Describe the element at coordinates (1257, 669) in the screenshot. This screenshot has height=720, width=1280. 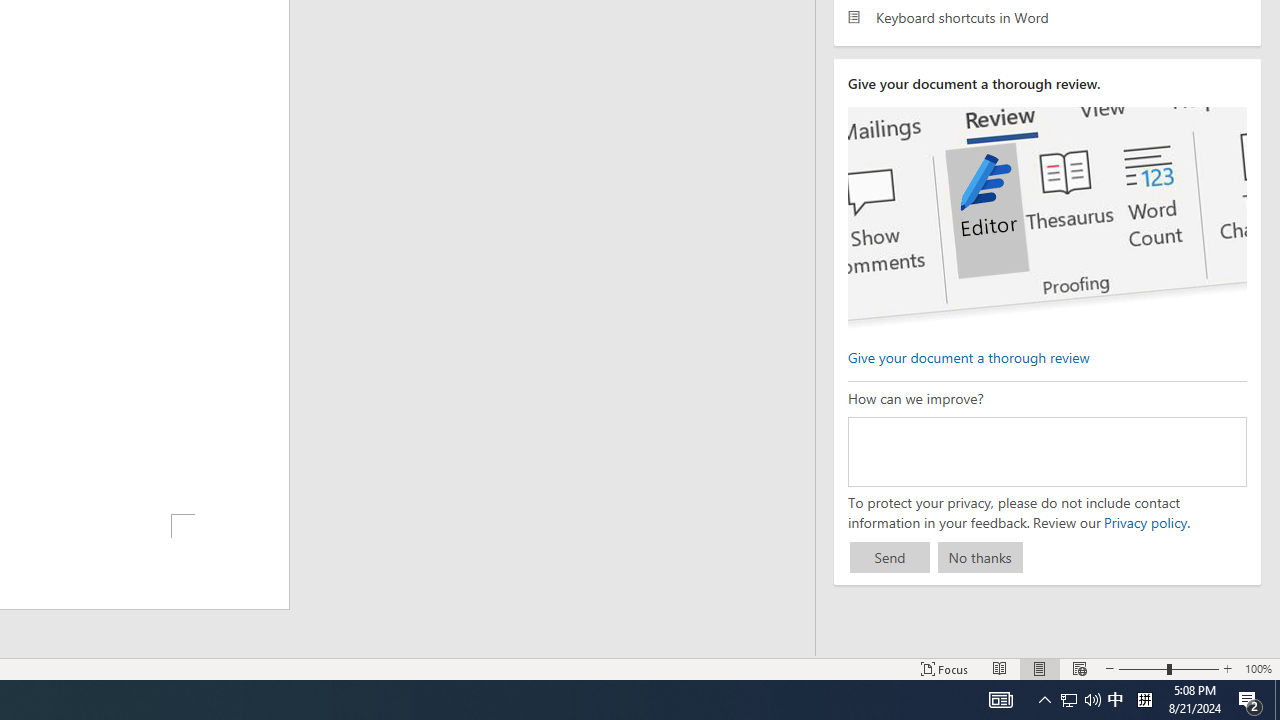
I see `'Zoom 100%'` at that location.